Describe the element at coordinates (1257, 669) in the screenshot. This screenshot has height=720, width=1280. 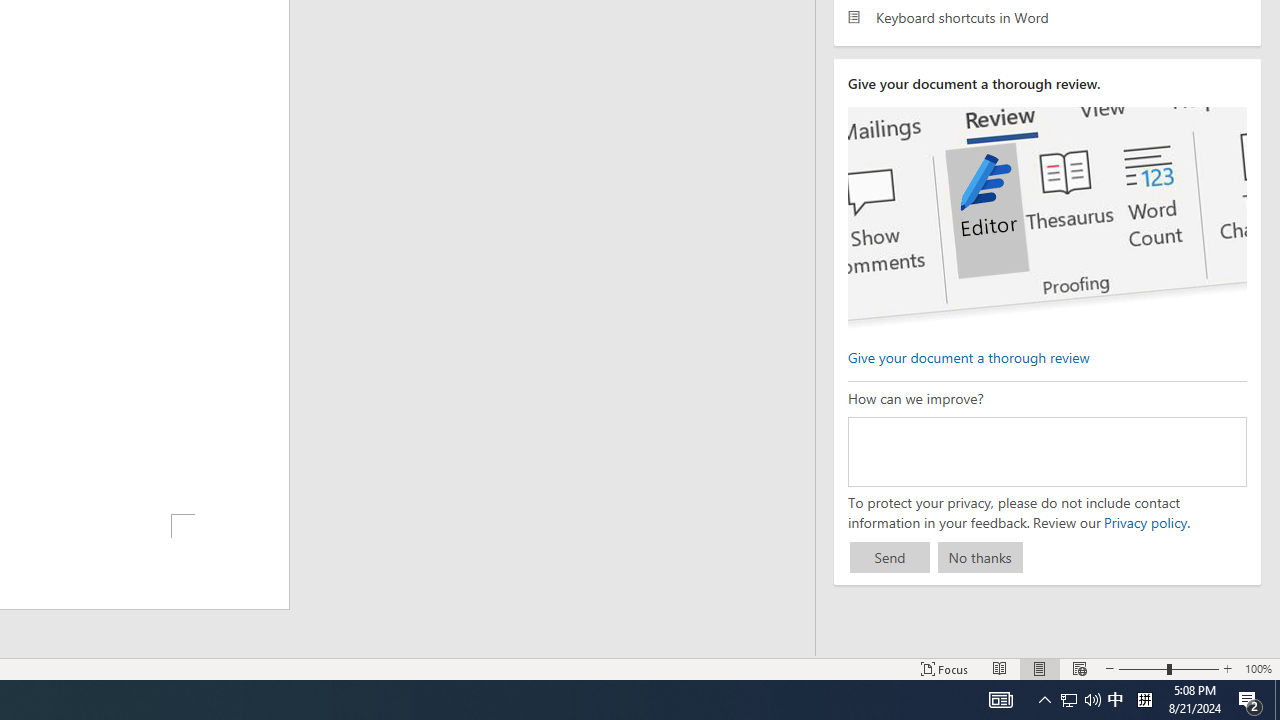
I see `'Zoom 100%'` at that location.